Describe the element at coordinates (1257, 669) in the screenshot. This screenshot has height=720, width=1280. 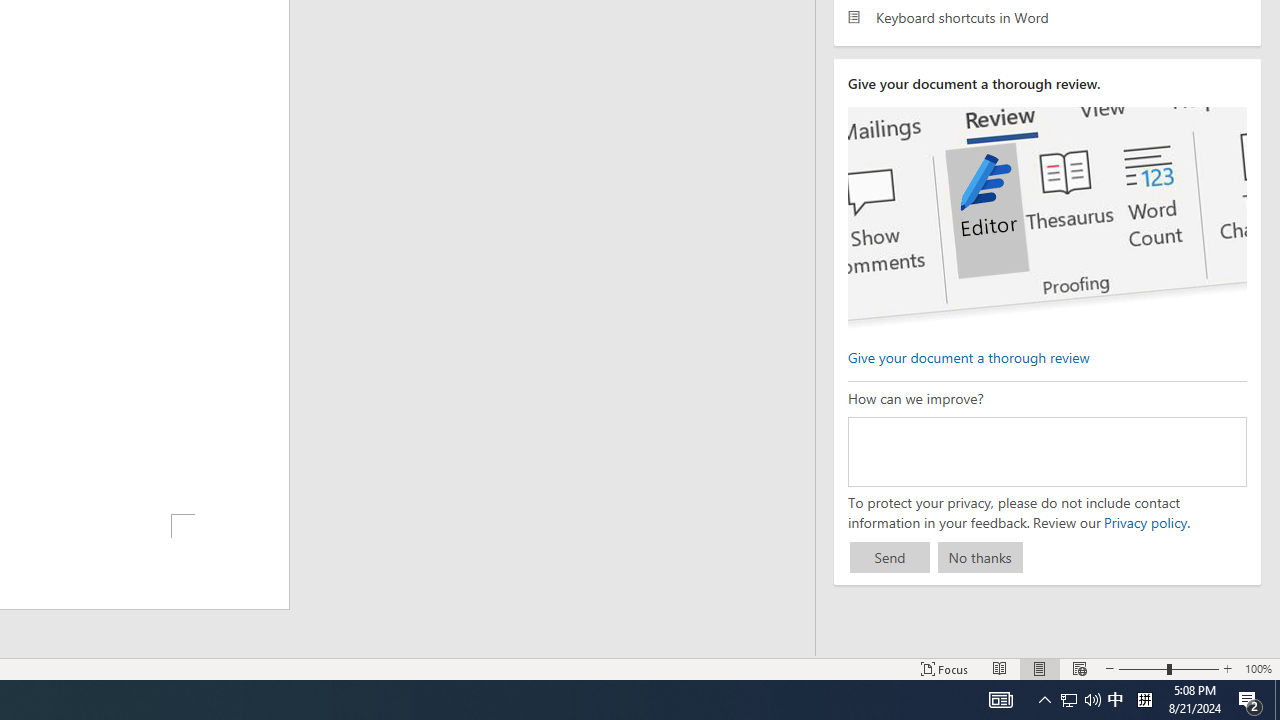
I see `'Zoom 100%'` at that location.